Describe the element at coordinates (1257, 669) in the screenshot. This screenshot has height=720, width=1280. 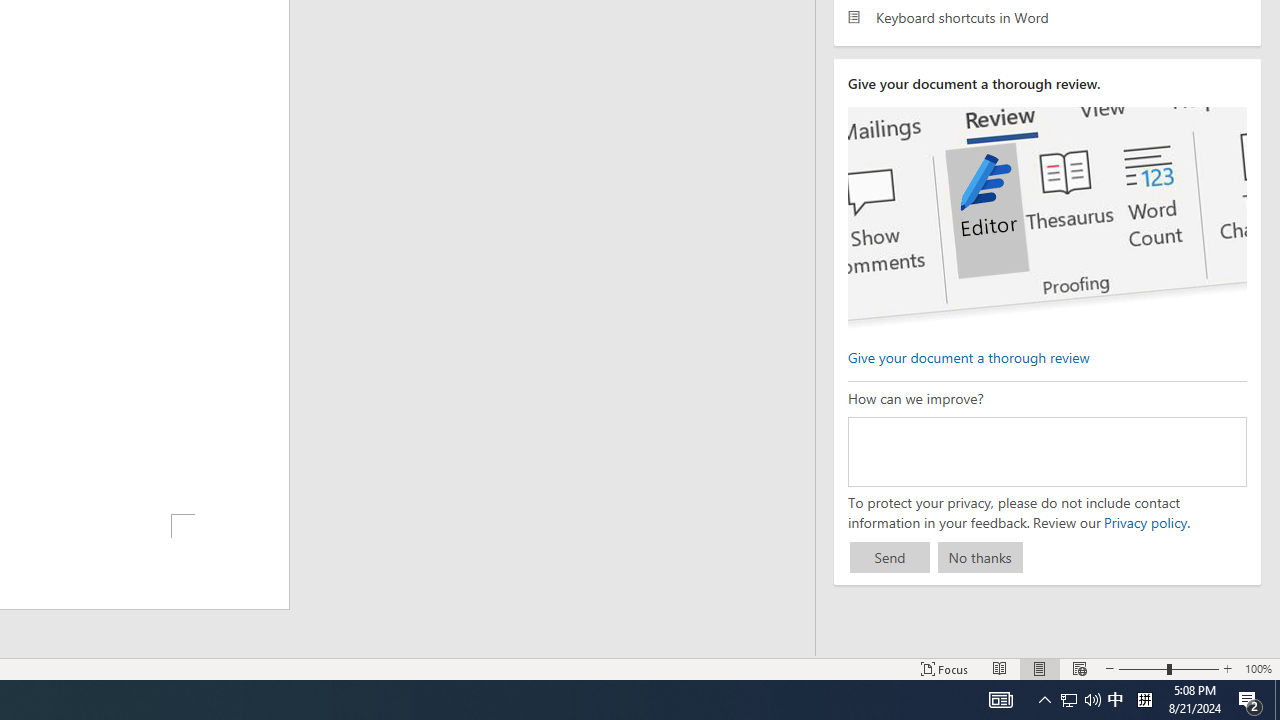
I see `'Zoom 100%'` at that location.